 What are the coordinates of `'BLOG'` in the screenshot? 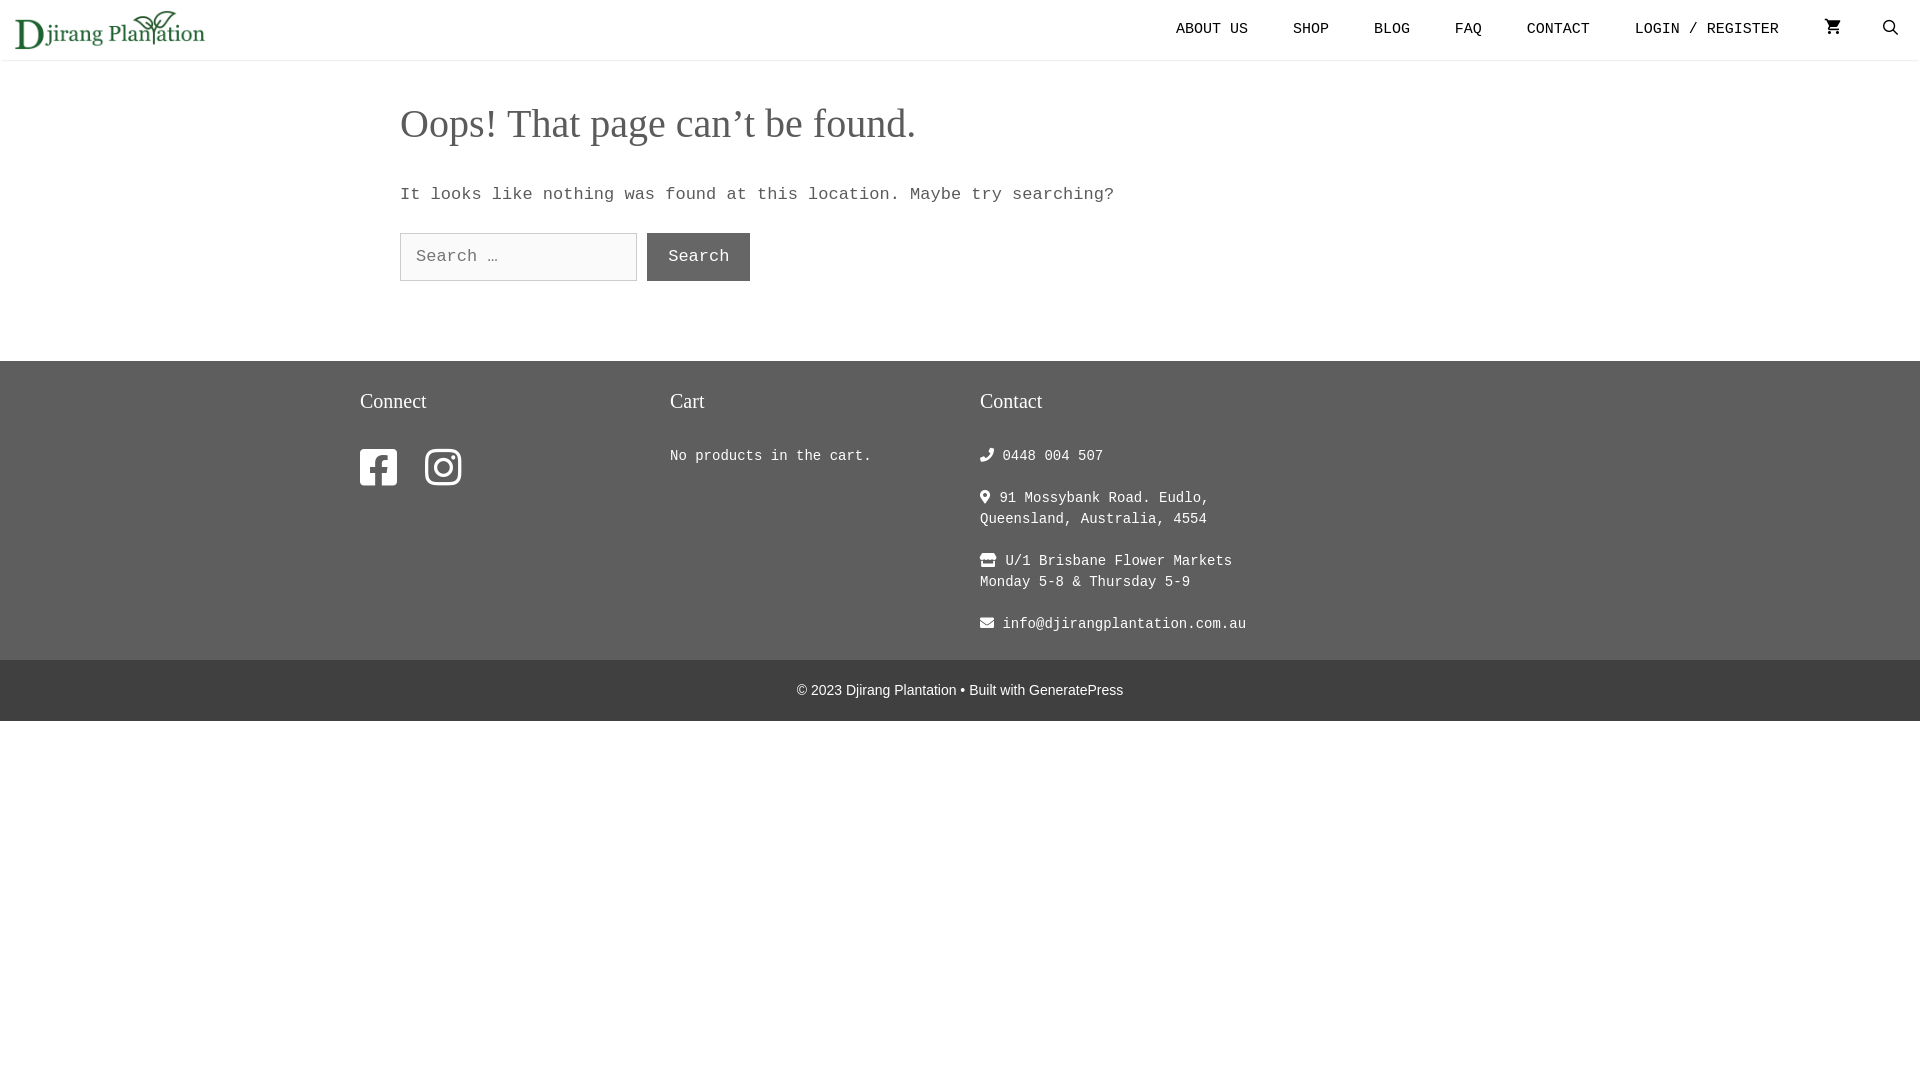 It's located at (1391, 30).